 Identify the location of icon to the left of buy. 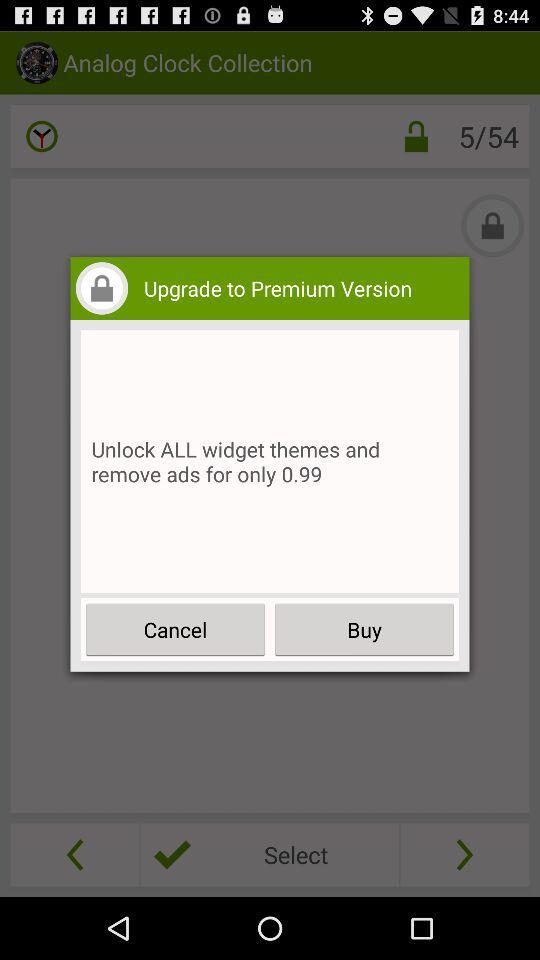
(175, 628).